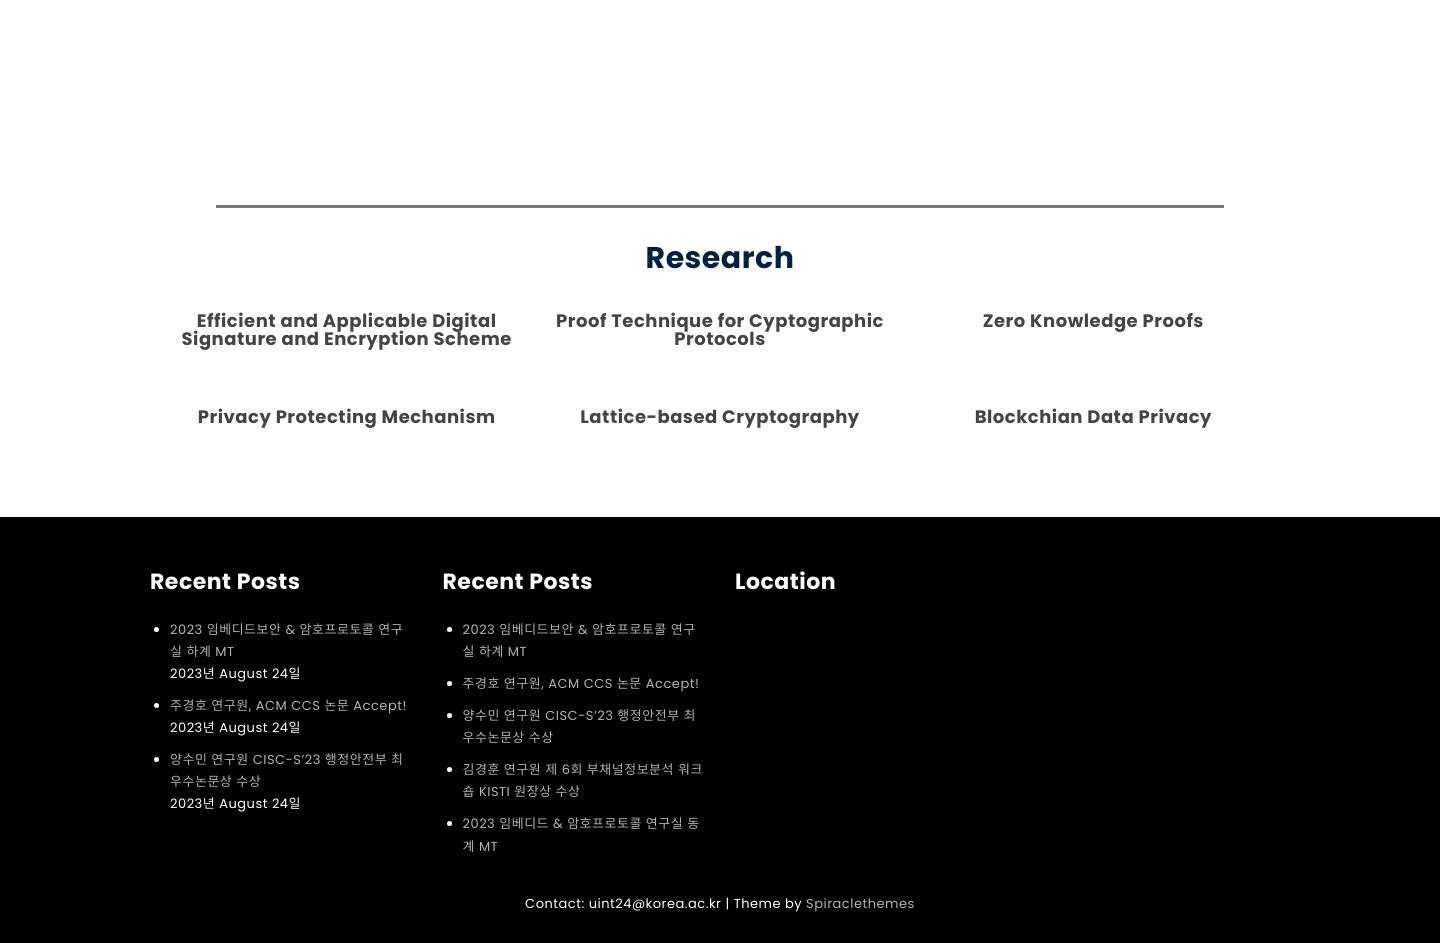 Image resolution: width=1440 pixels, height=943 pixels. Describe the element at coordinates (762, 901) in the screenshot. I see `'| Theme by'` at that location.